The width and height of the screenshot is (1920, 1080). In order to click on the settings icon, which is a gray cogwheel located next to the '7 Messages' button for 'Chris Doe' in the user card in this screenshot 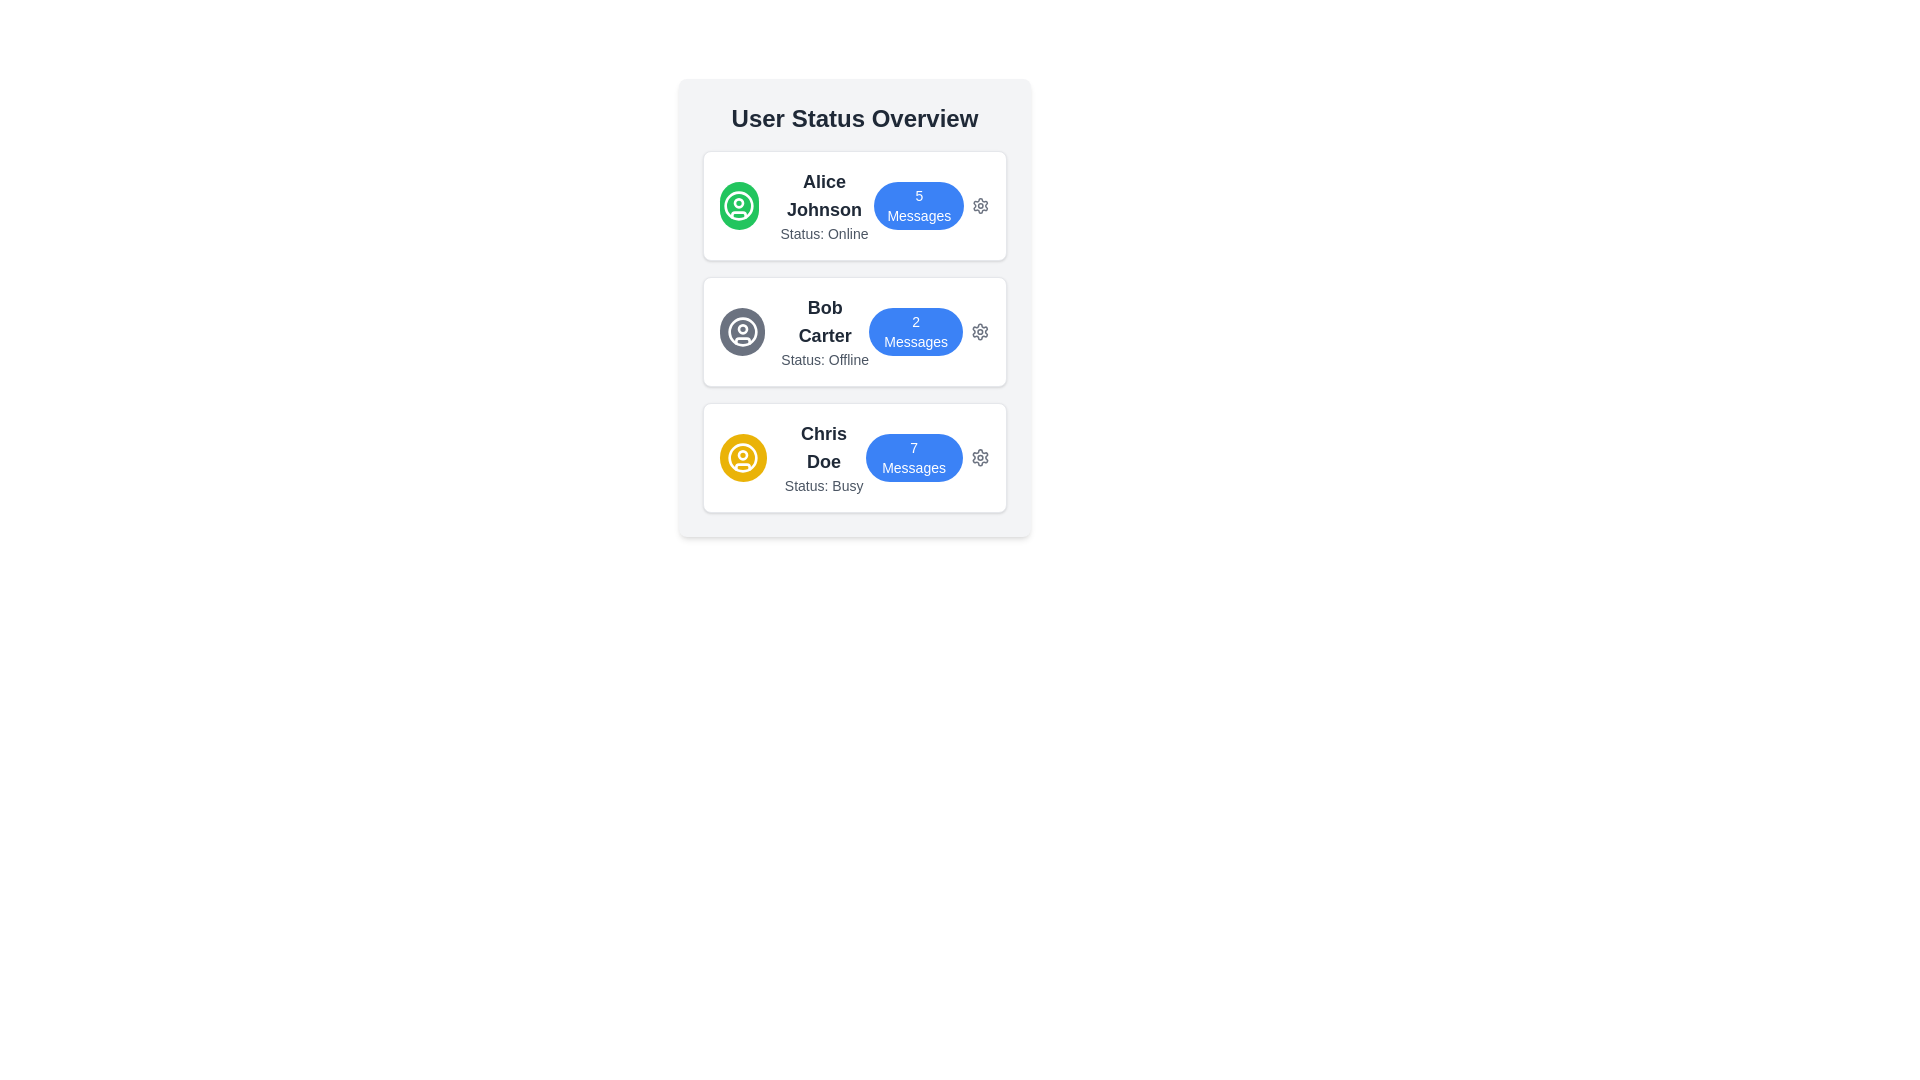, I will do `click(980, 458)`.